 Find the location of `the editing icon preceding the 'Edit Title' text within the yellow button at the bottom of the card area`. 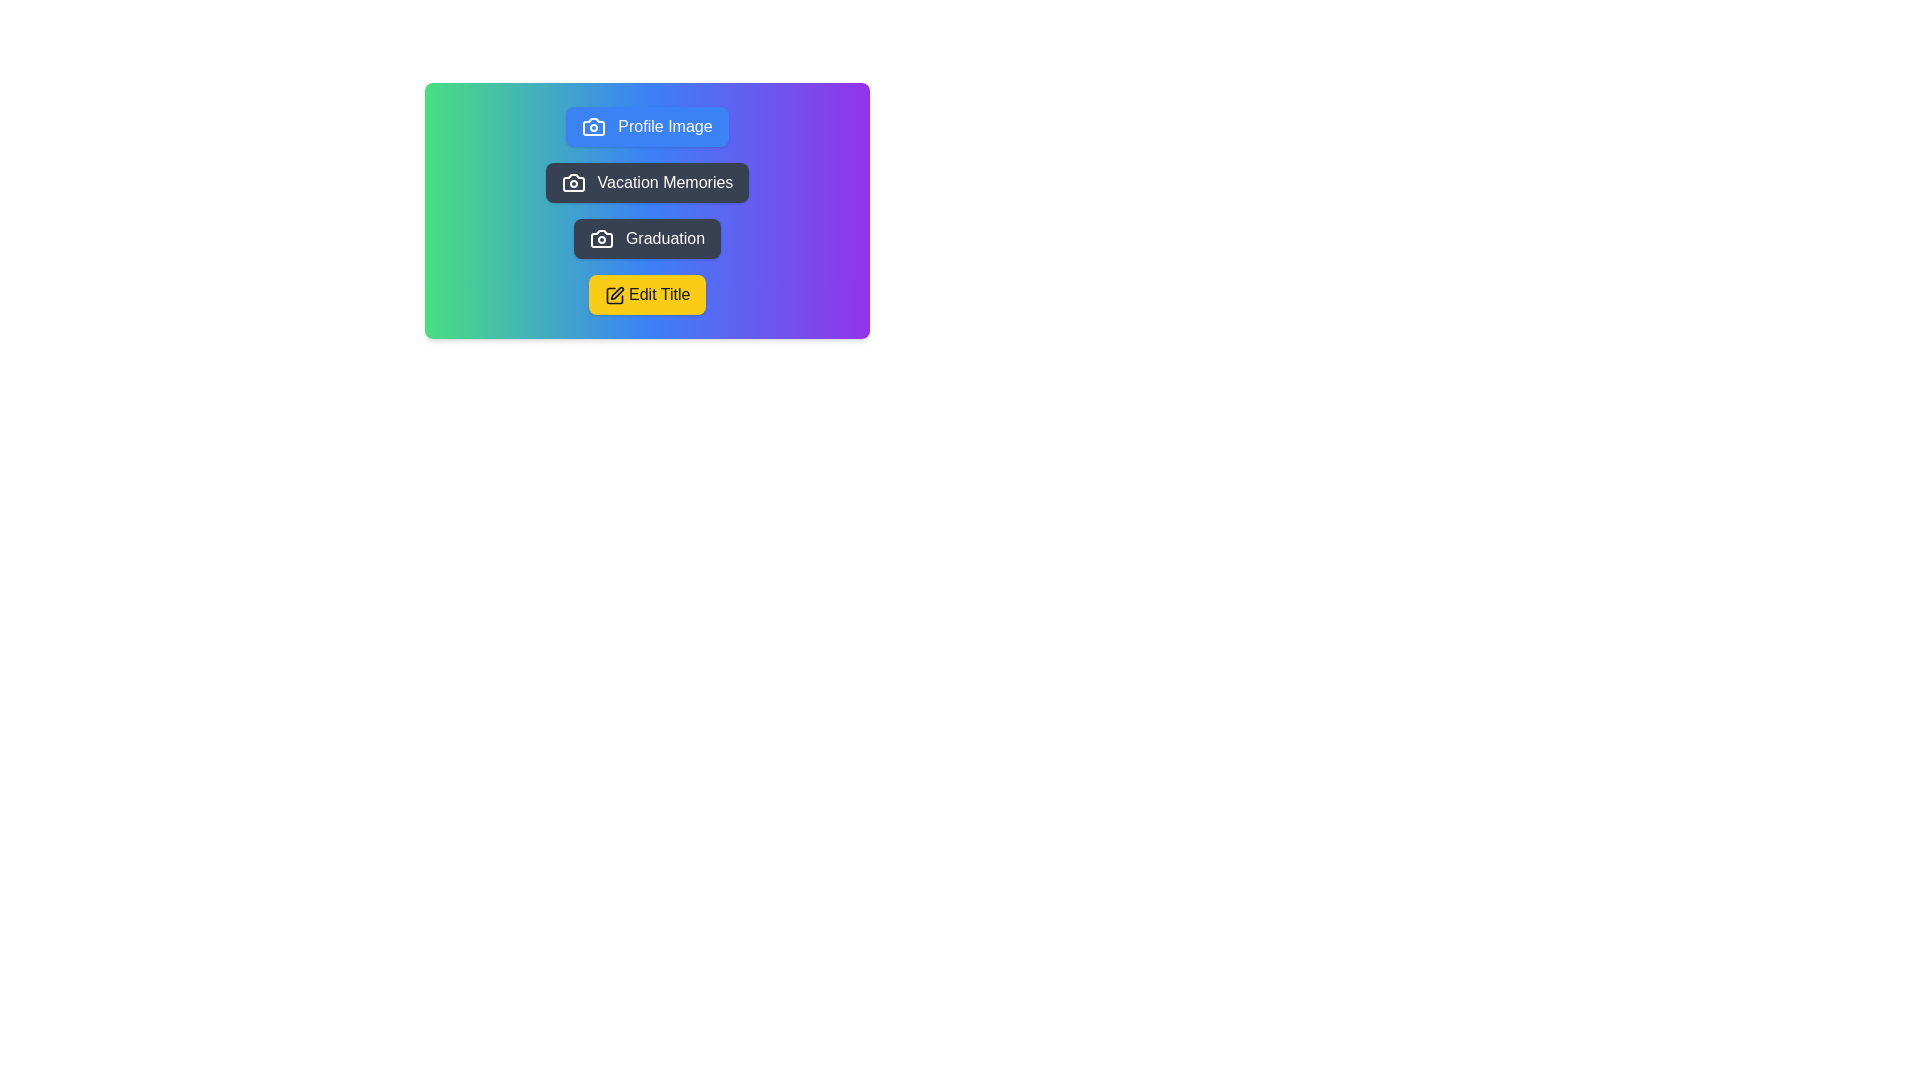

the editing icon preceding the 'Edit Title' text within the yellow button at the bottom of the card area is located at coordinates (613, 295).